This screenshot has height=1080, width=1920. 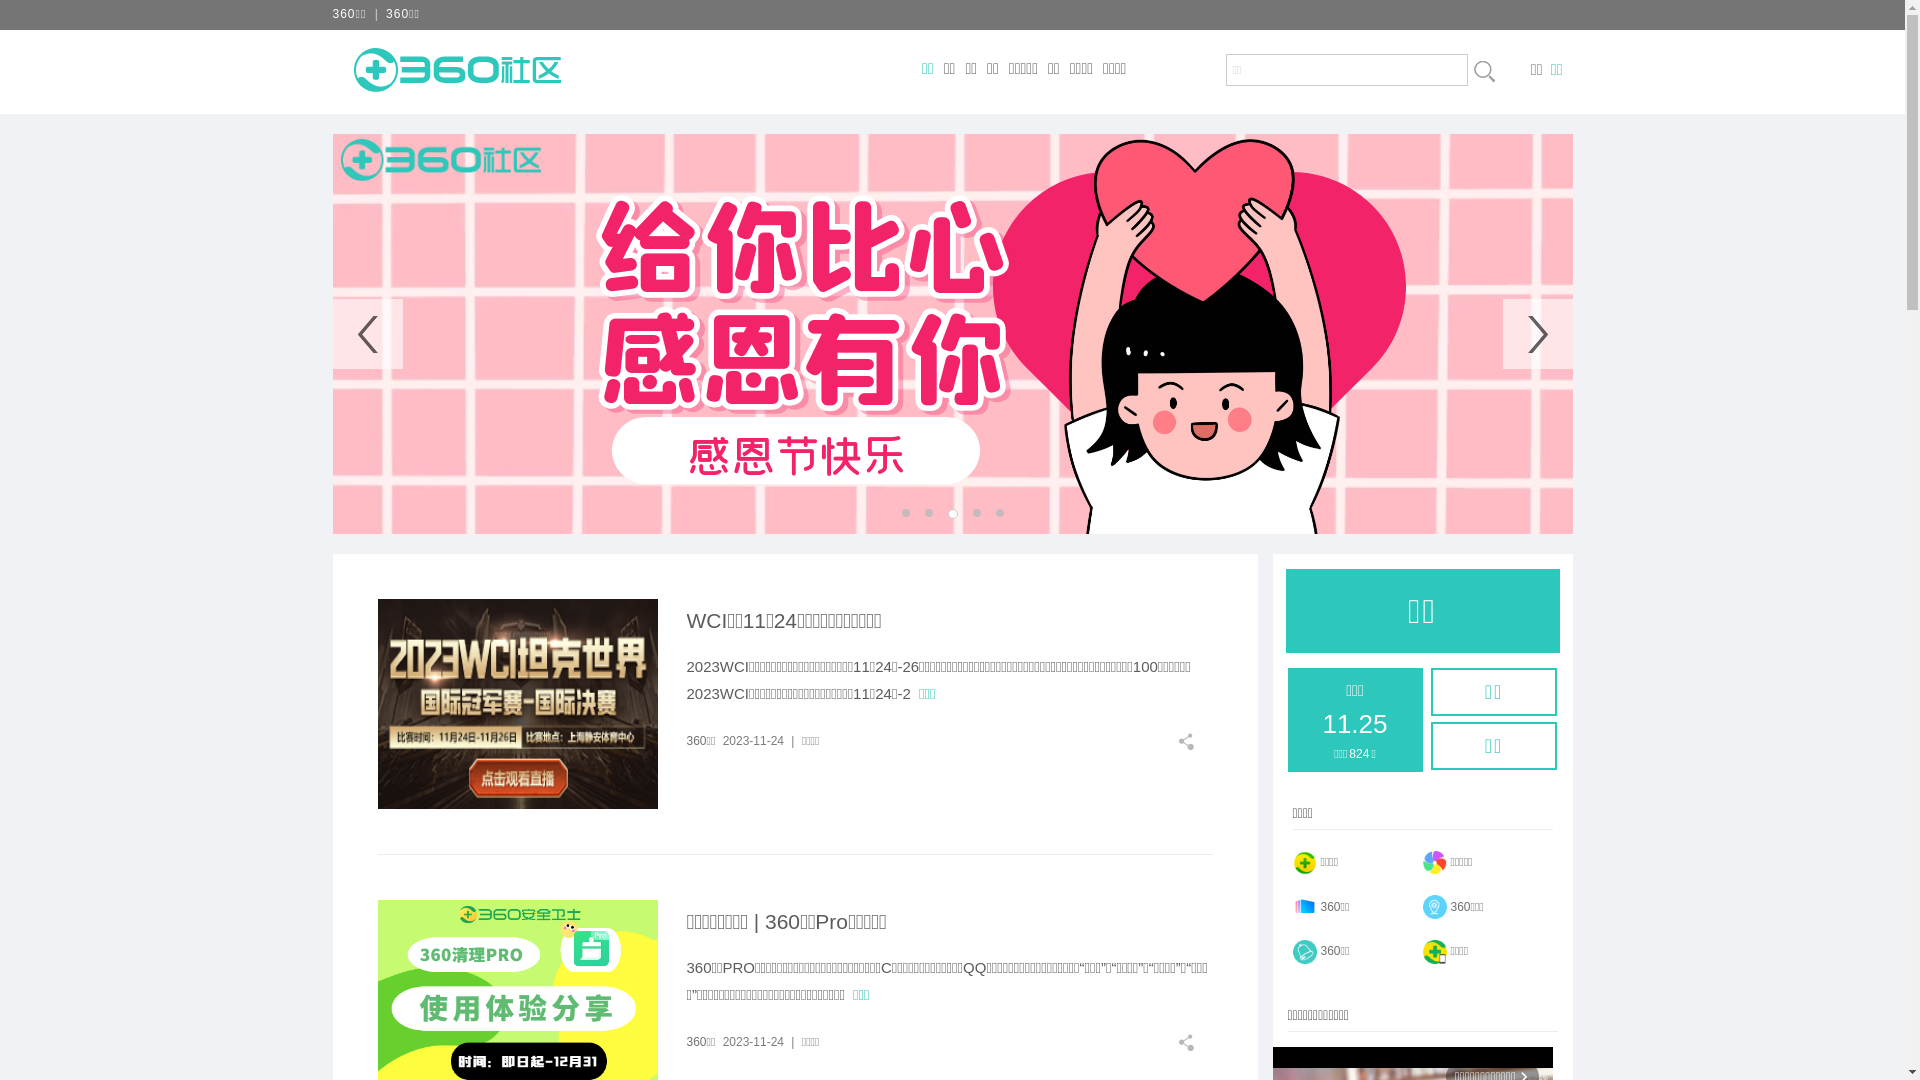 I want to click on ' ', so click(x=1194, y=1041).